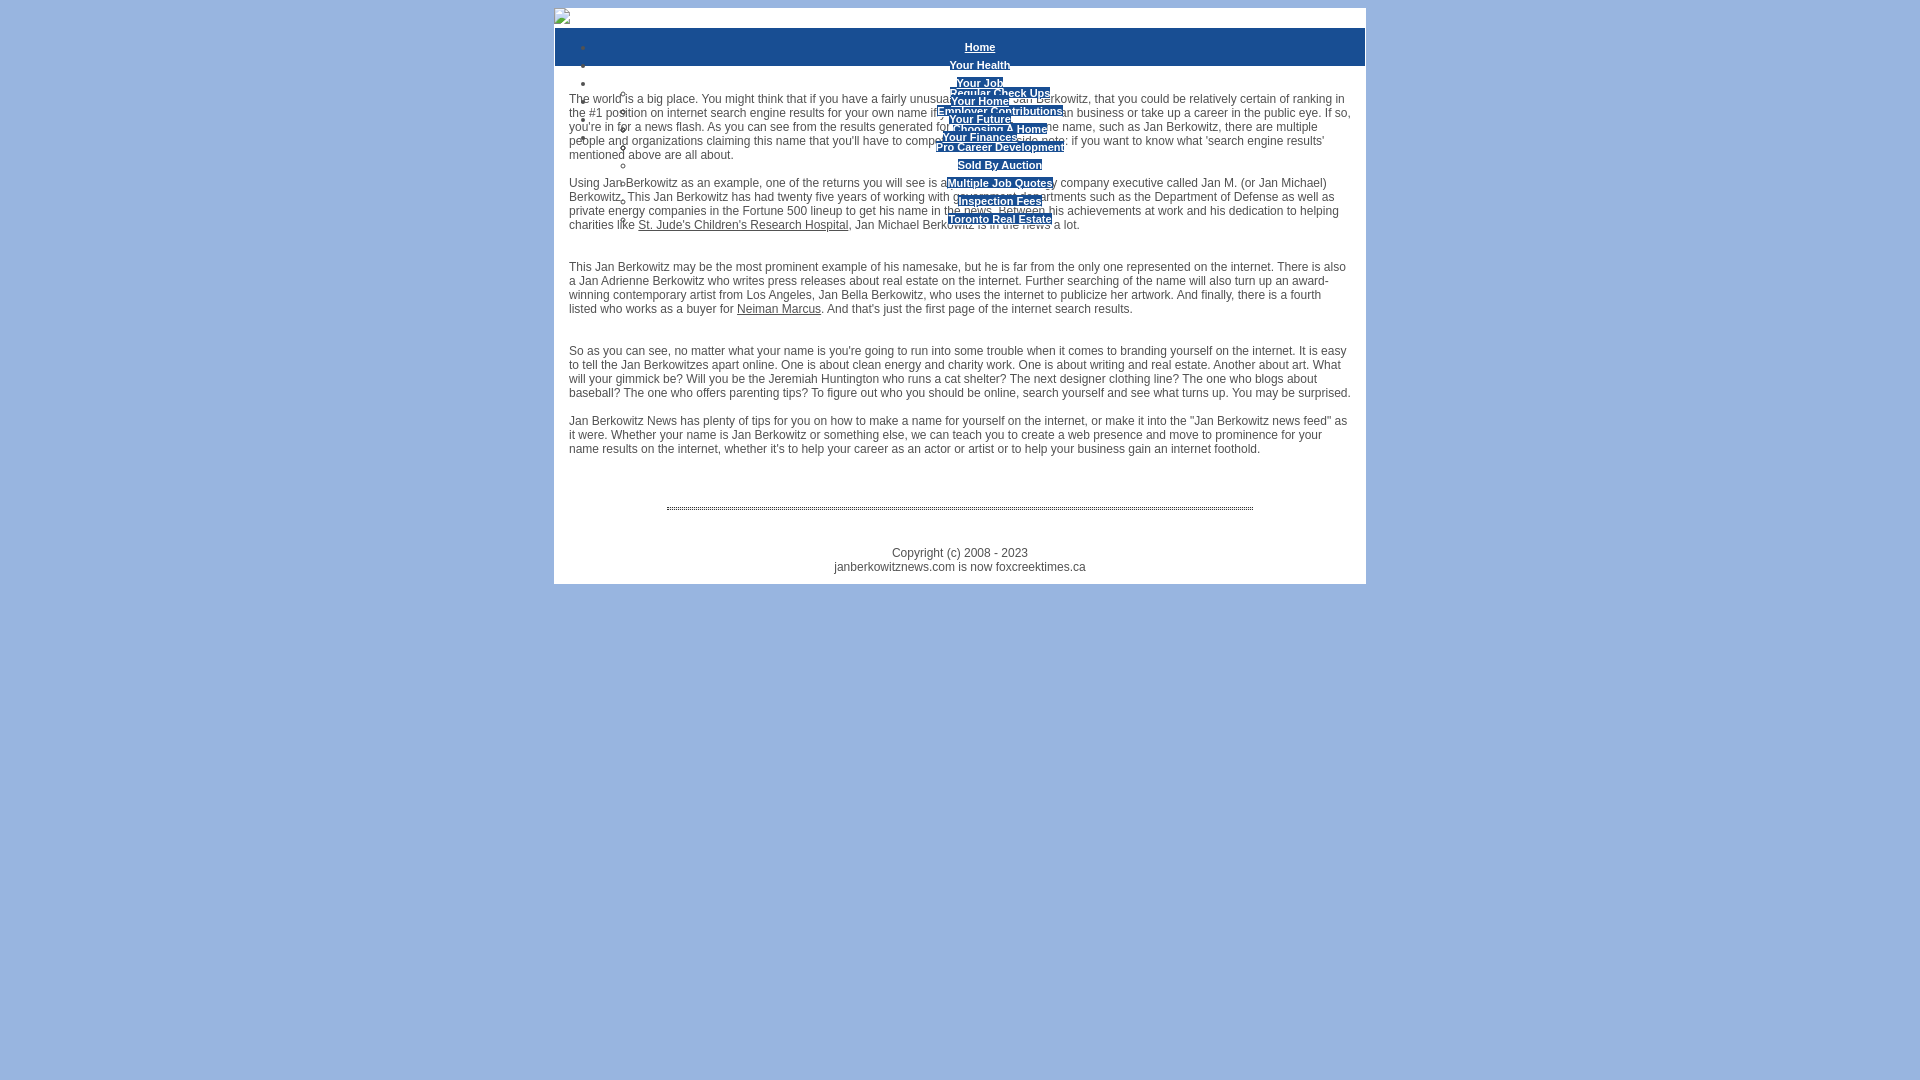 Image resolution: width=1920 pixels, height=1080 pixels. What do you see at coordinates (999, 111) in the screenshot?
I see `'Employer Contributions'` at bounding box center [999, 111].